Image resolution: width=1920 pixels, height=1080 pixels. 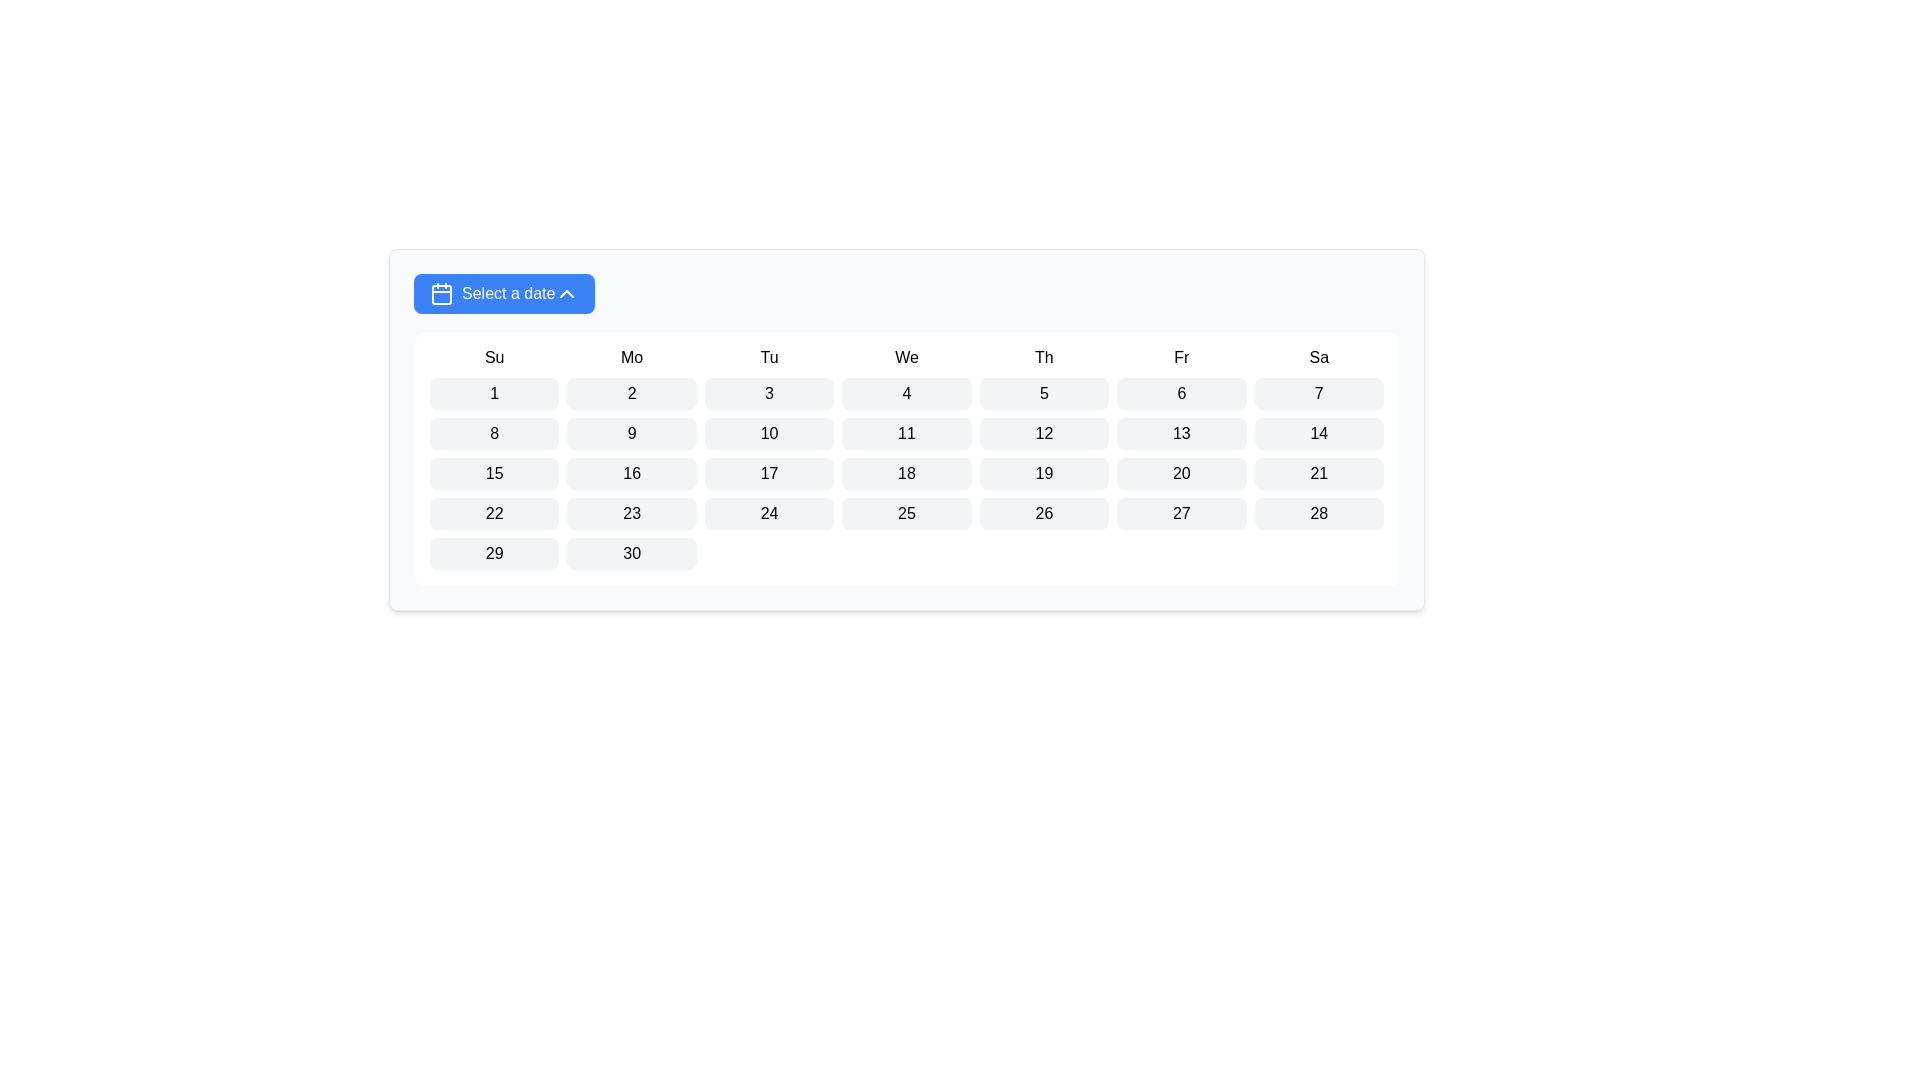 What do you see at coordinates (631, 433) in the screenshot?
I see `the rectangular button with rounded corners displaying the number '9'` at bounding box center [631, 433].